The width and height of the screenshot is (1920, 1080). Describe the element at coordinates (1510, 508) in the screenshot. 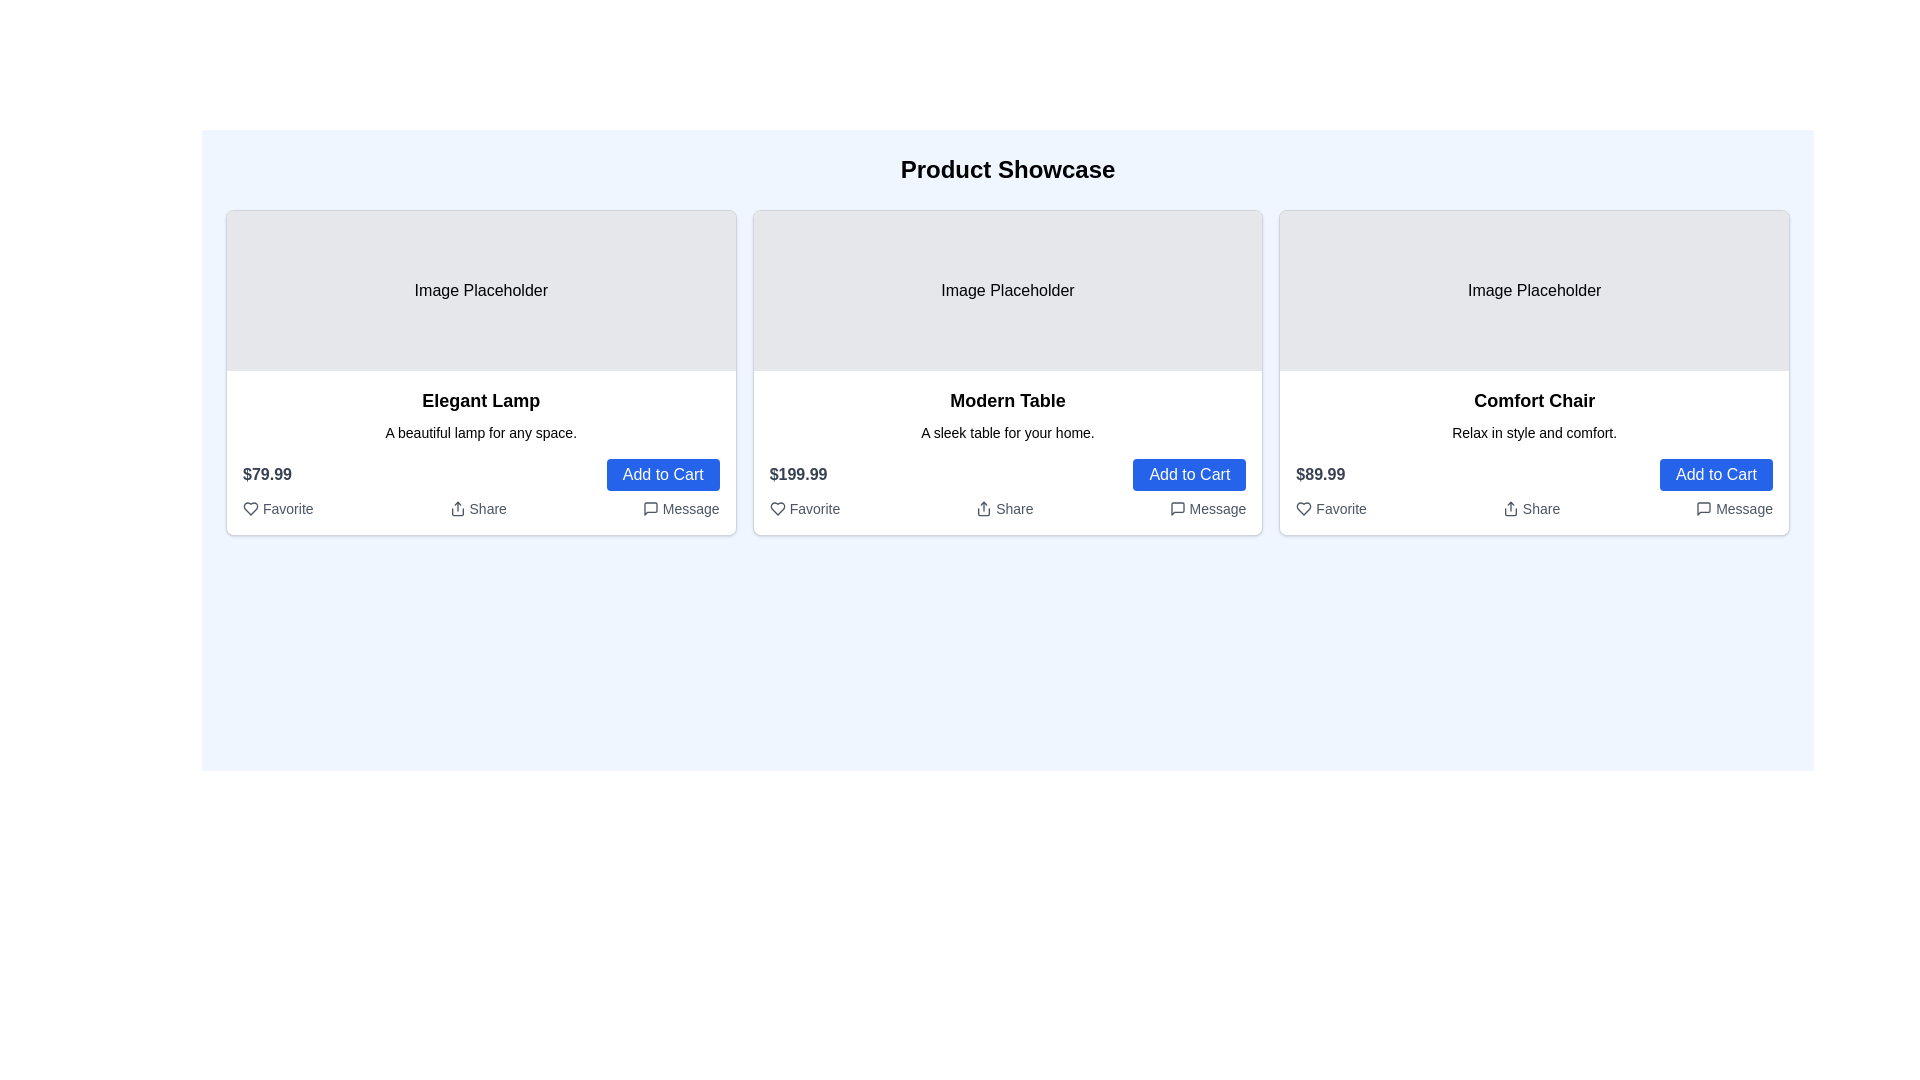

I see `the 'Share' icon located within the 'Share' button of the 'Comfort Chair' product card to initiate sharing options` at that location.